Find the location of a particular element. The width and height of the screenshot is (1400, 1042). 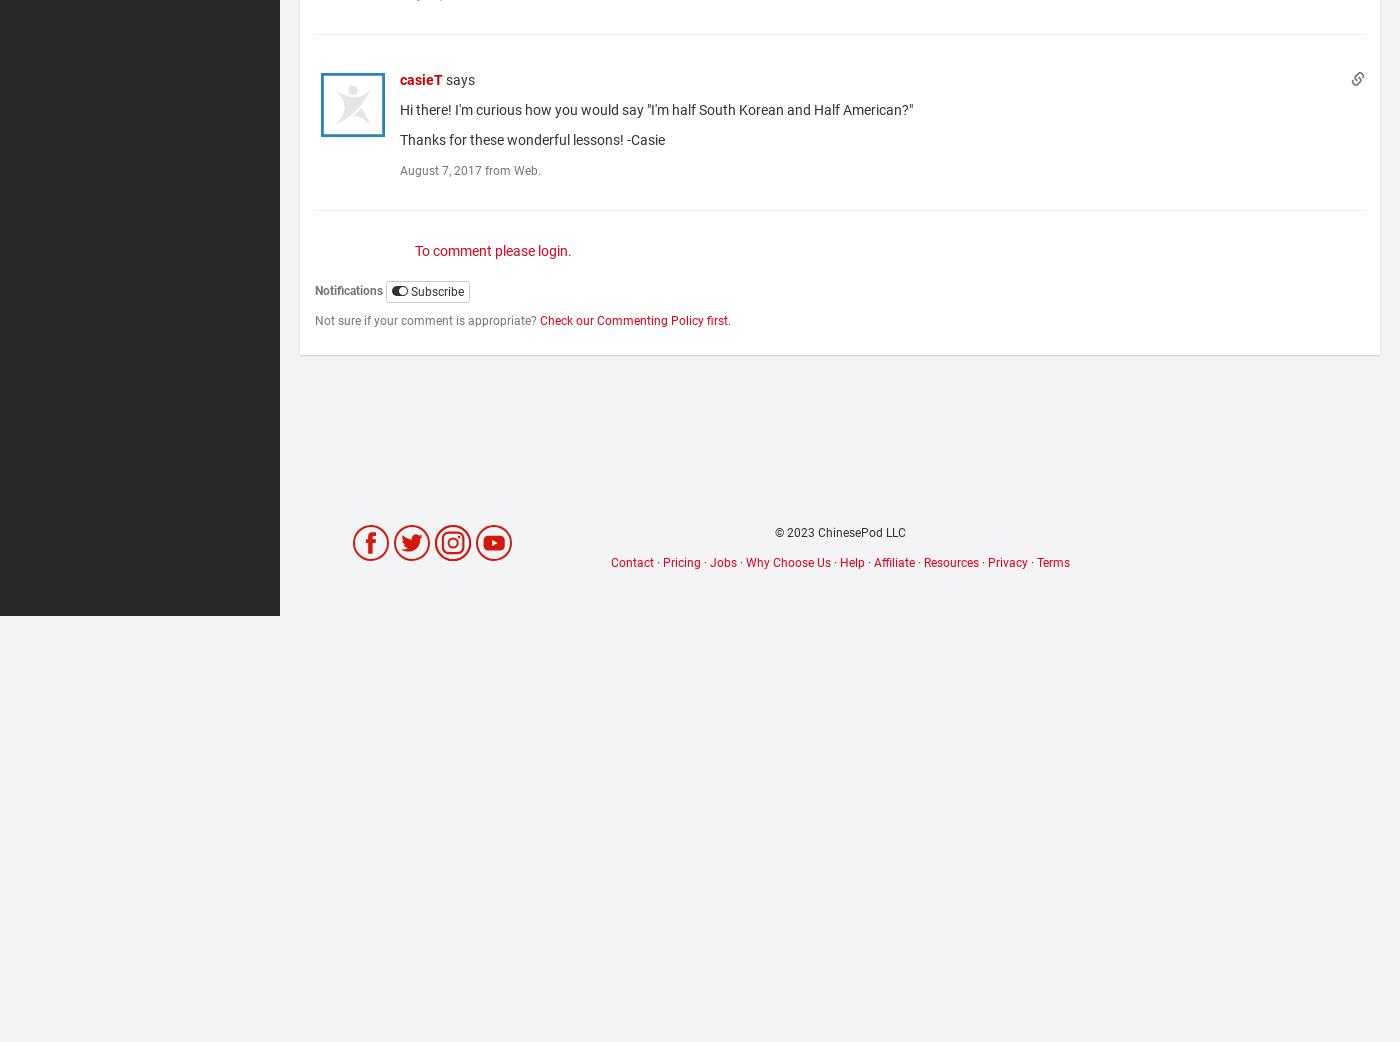

'says' is located at coordinates (460, 79).